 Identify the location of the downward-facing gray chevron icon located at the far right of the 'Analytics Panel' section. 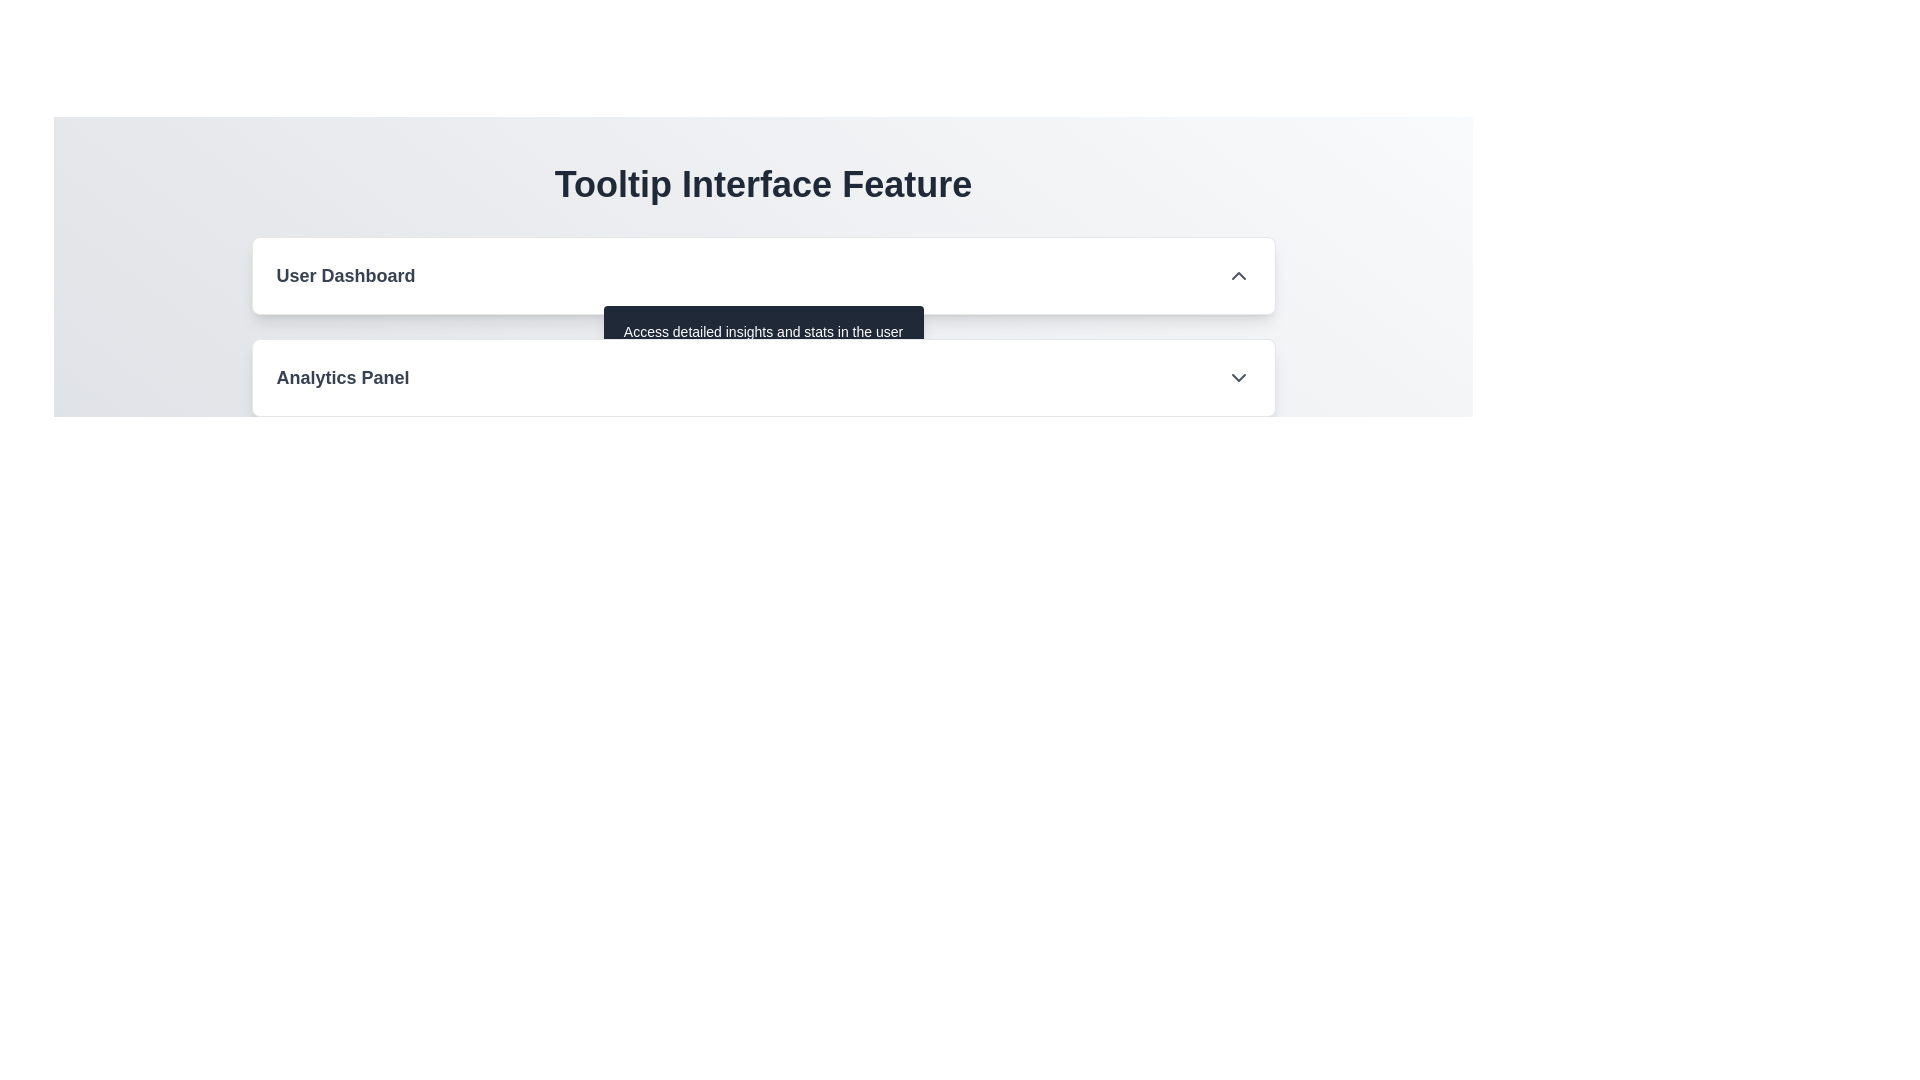
(1237, 378).